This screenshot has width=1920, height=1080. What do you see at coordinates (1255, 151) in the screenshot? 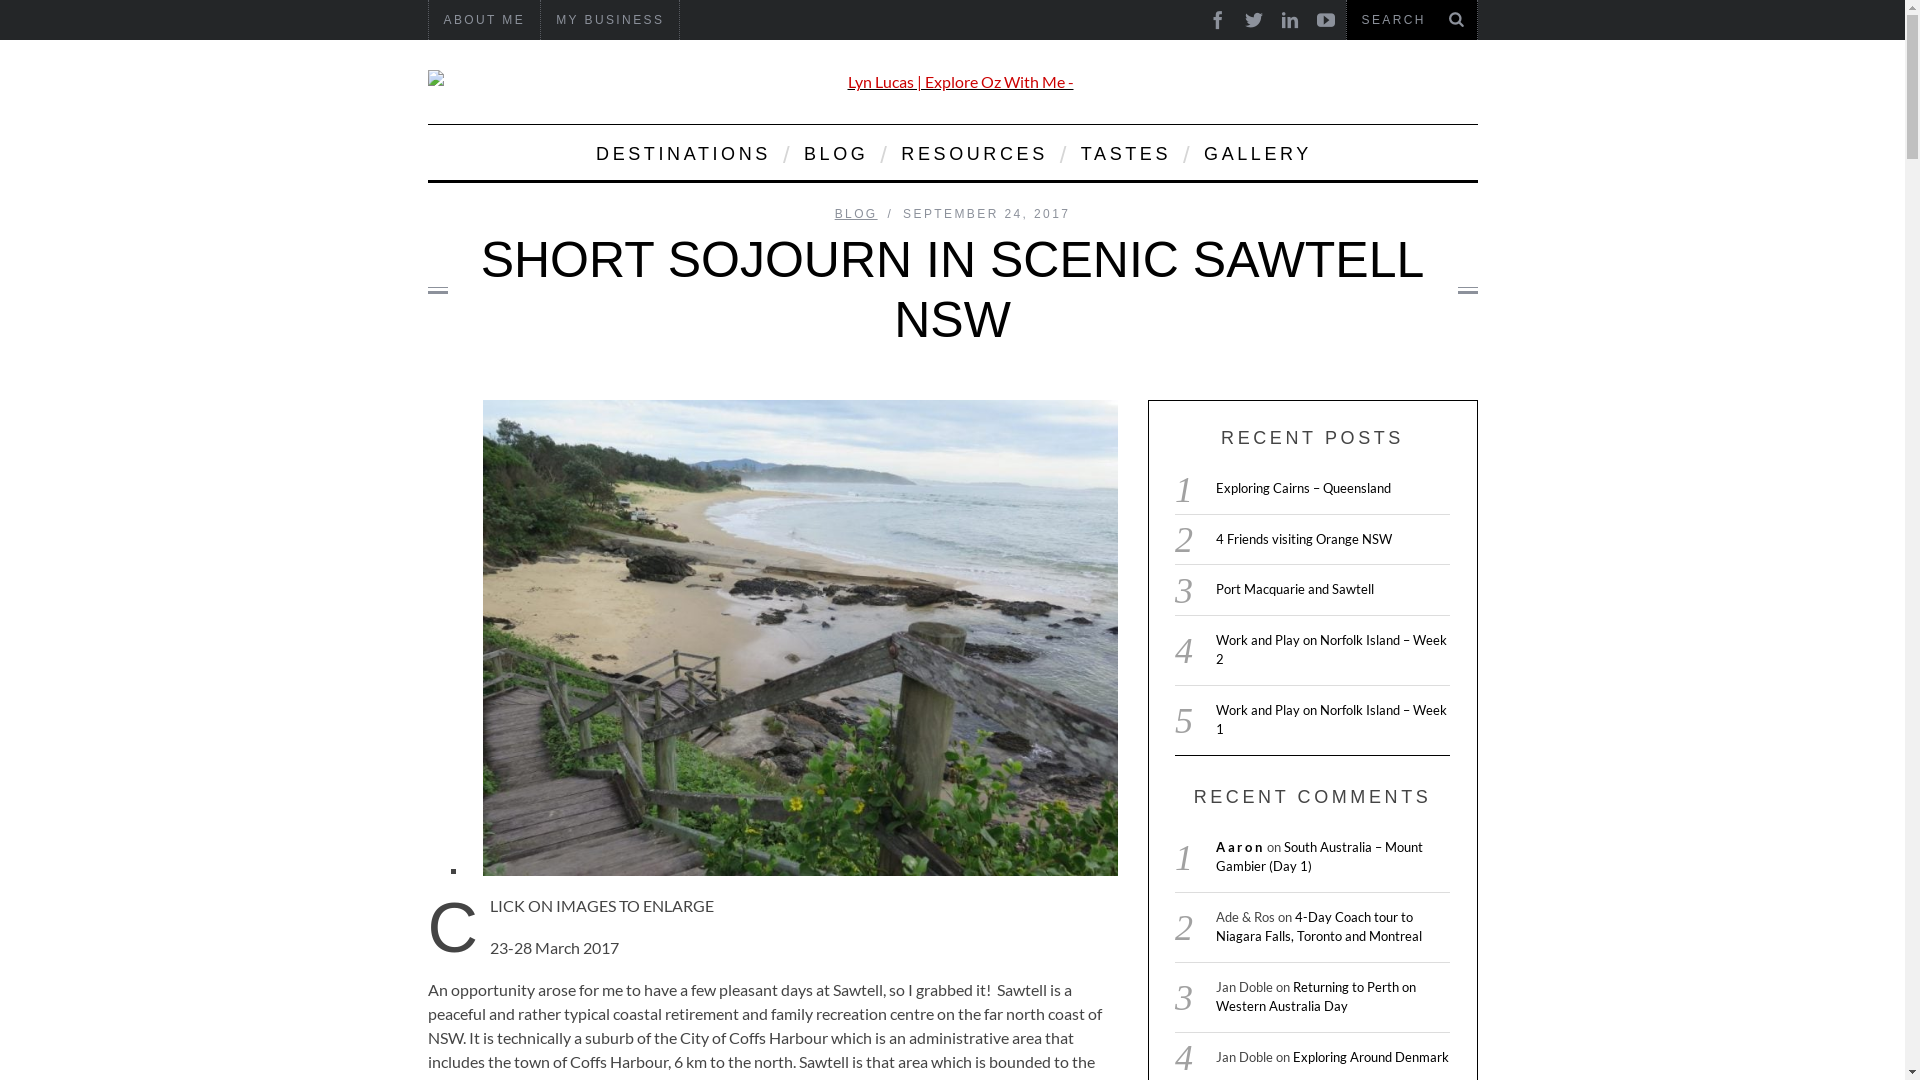
I see `'GALLERY'` at bounding box center [1255, 151].